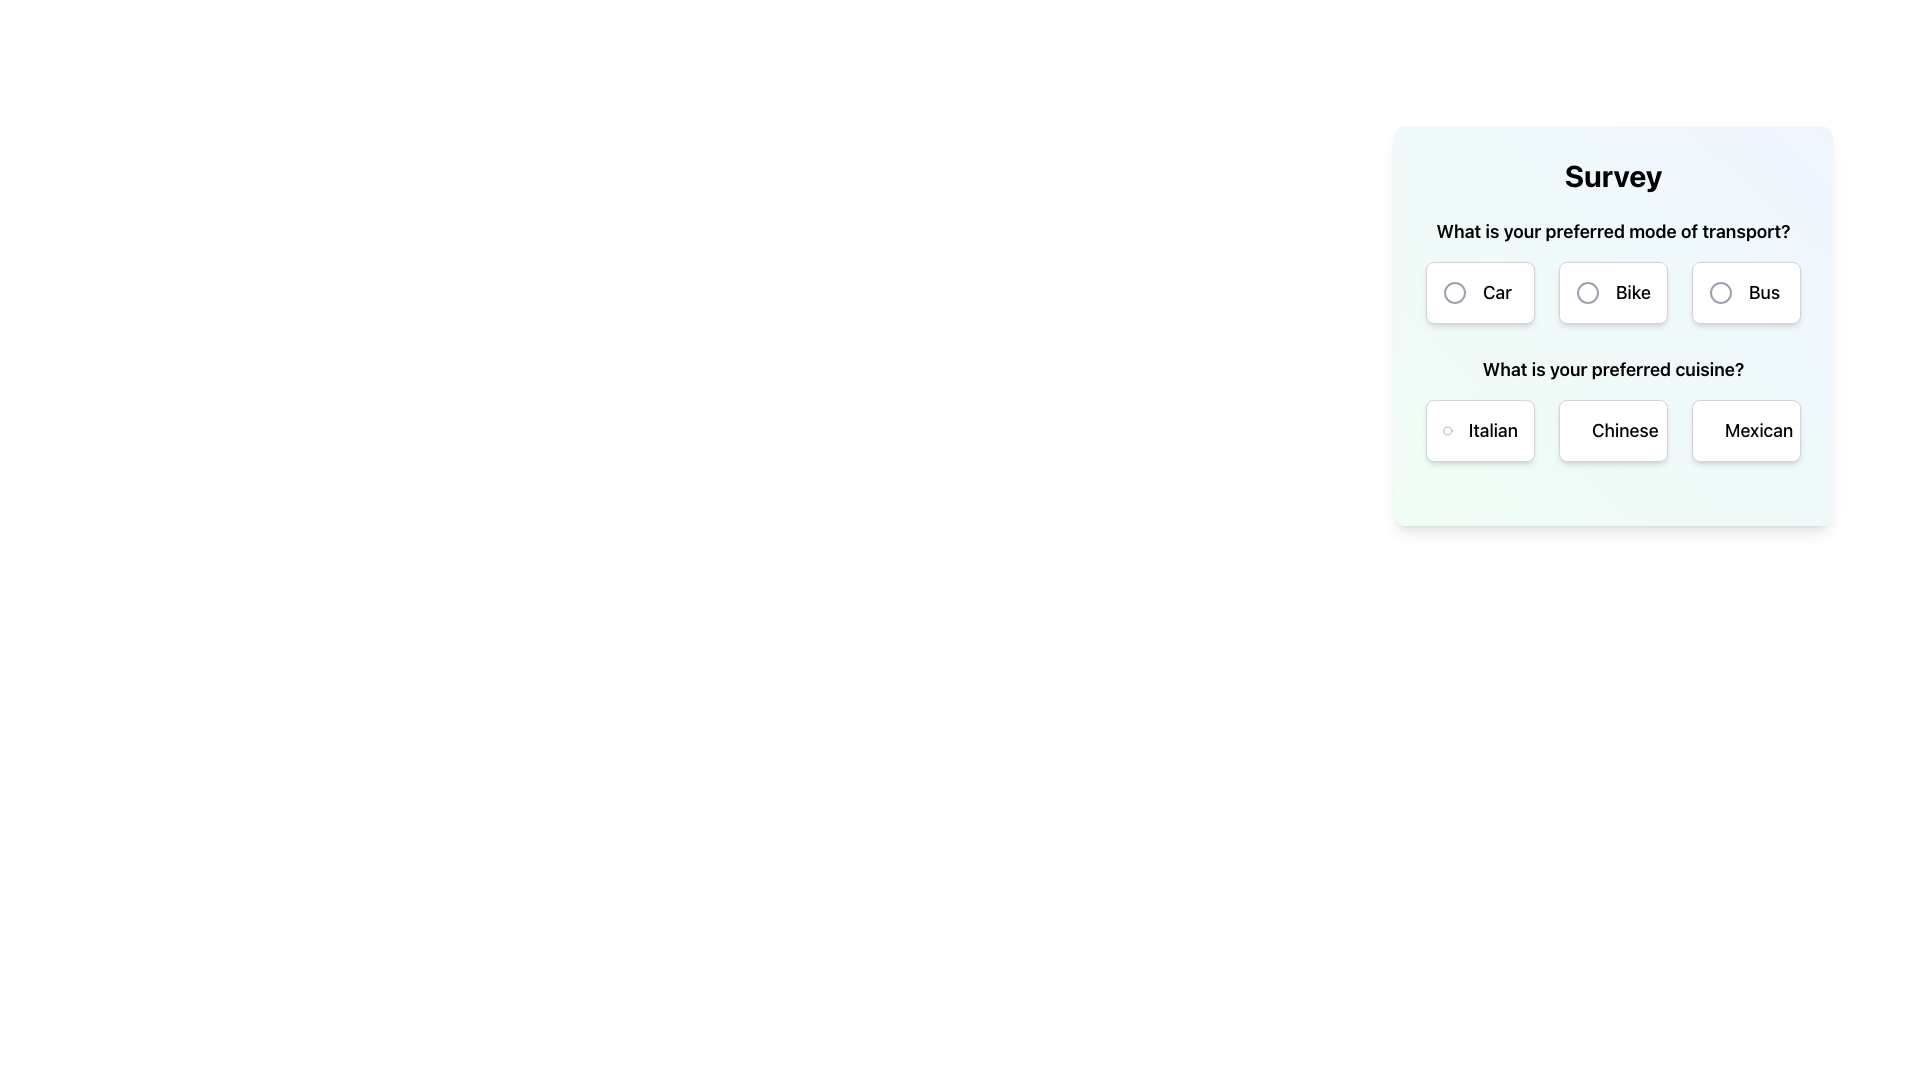 The image size is (1920, 1080). I want to click on the radio button visual marker for the option 'Car' in the section titled 'What is your preferred mode of transport?', so click(1454, 293).